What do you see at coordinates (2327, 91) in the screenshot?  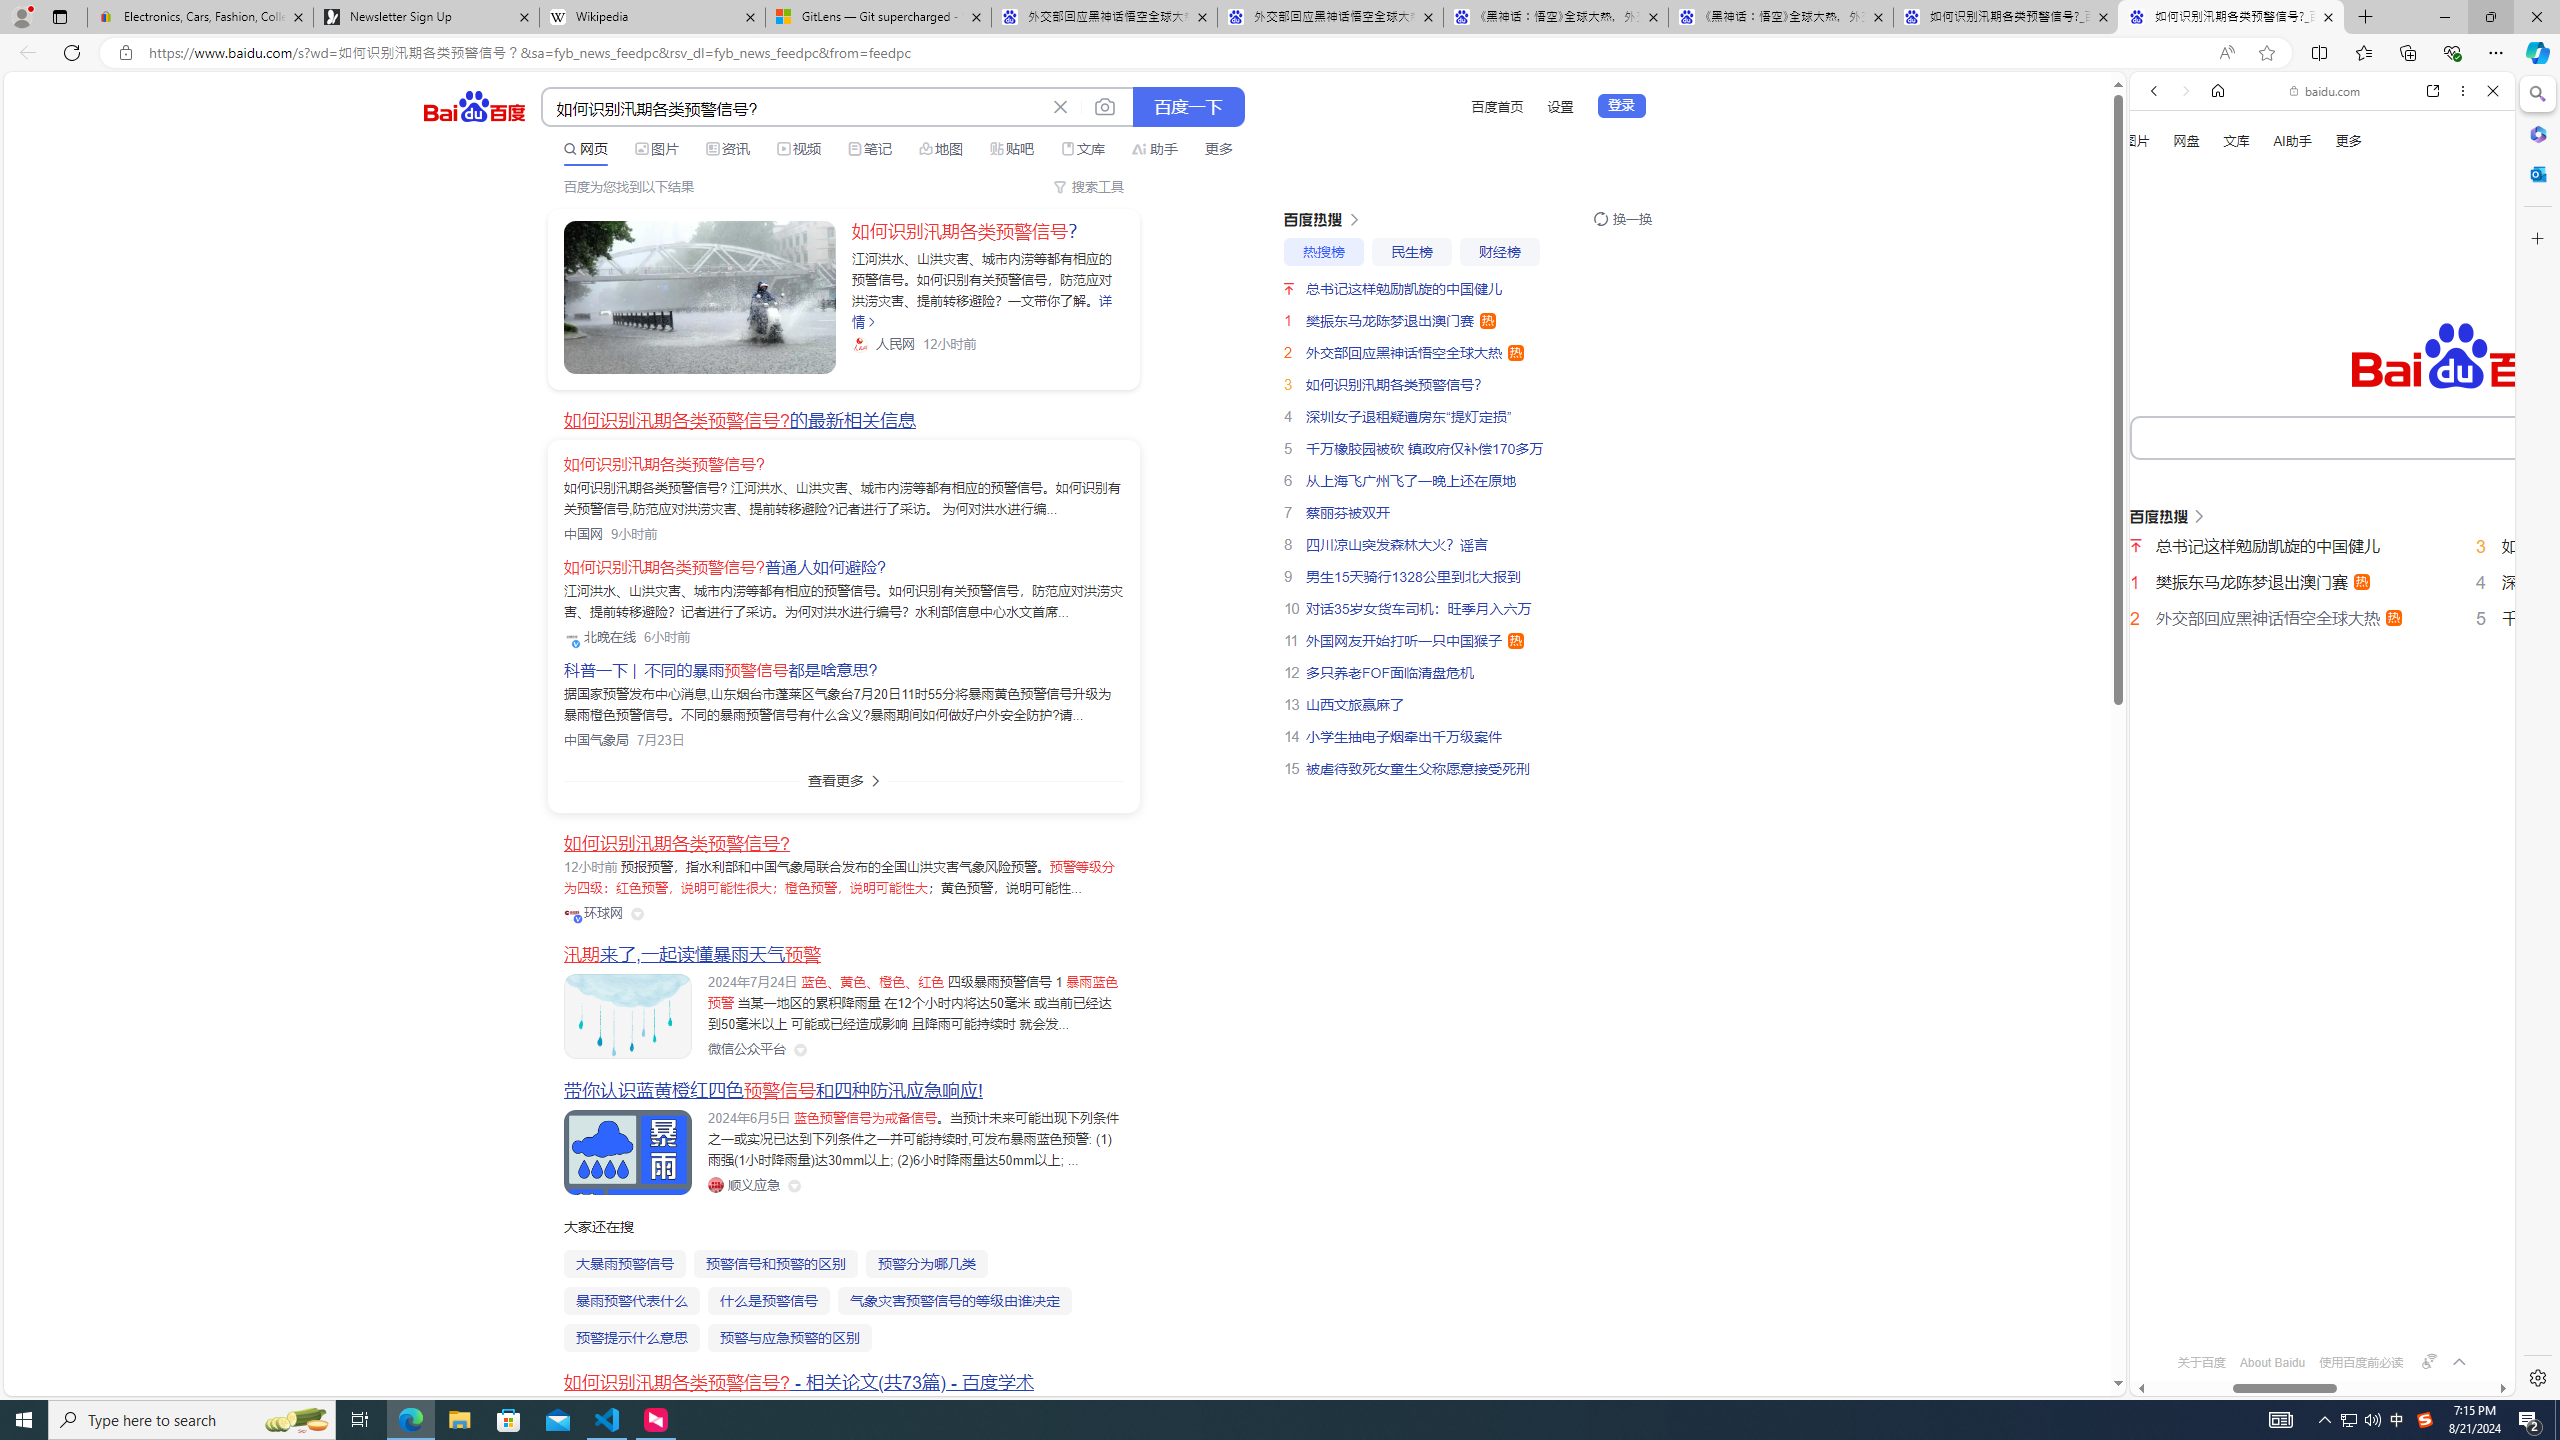 I see `'baidu.com'` at bounding box center [2327, 91].